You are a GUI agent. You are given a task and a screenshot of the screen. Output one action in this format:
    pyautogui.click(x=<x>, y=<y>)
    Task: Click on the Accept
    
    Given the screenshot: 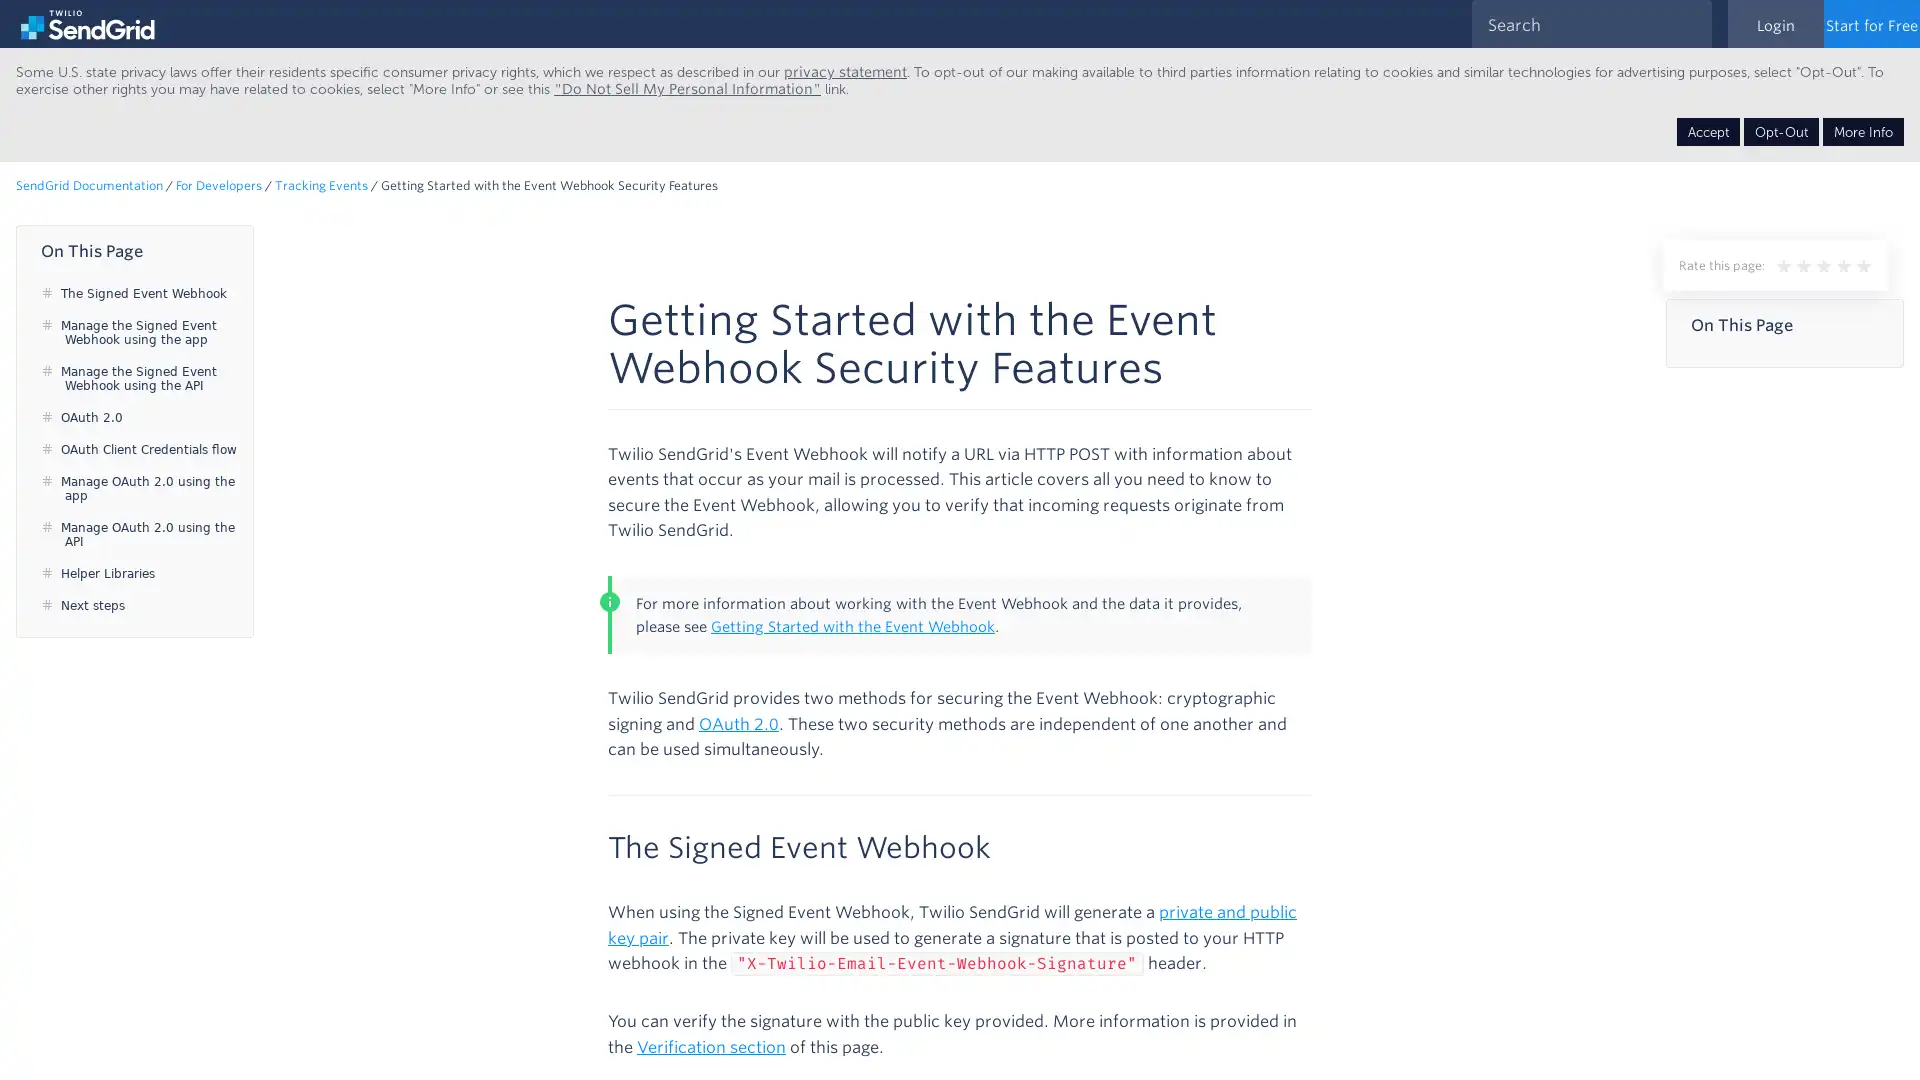 What is the action you would take?
    pyautogui.click(x=1707, y=131)
    